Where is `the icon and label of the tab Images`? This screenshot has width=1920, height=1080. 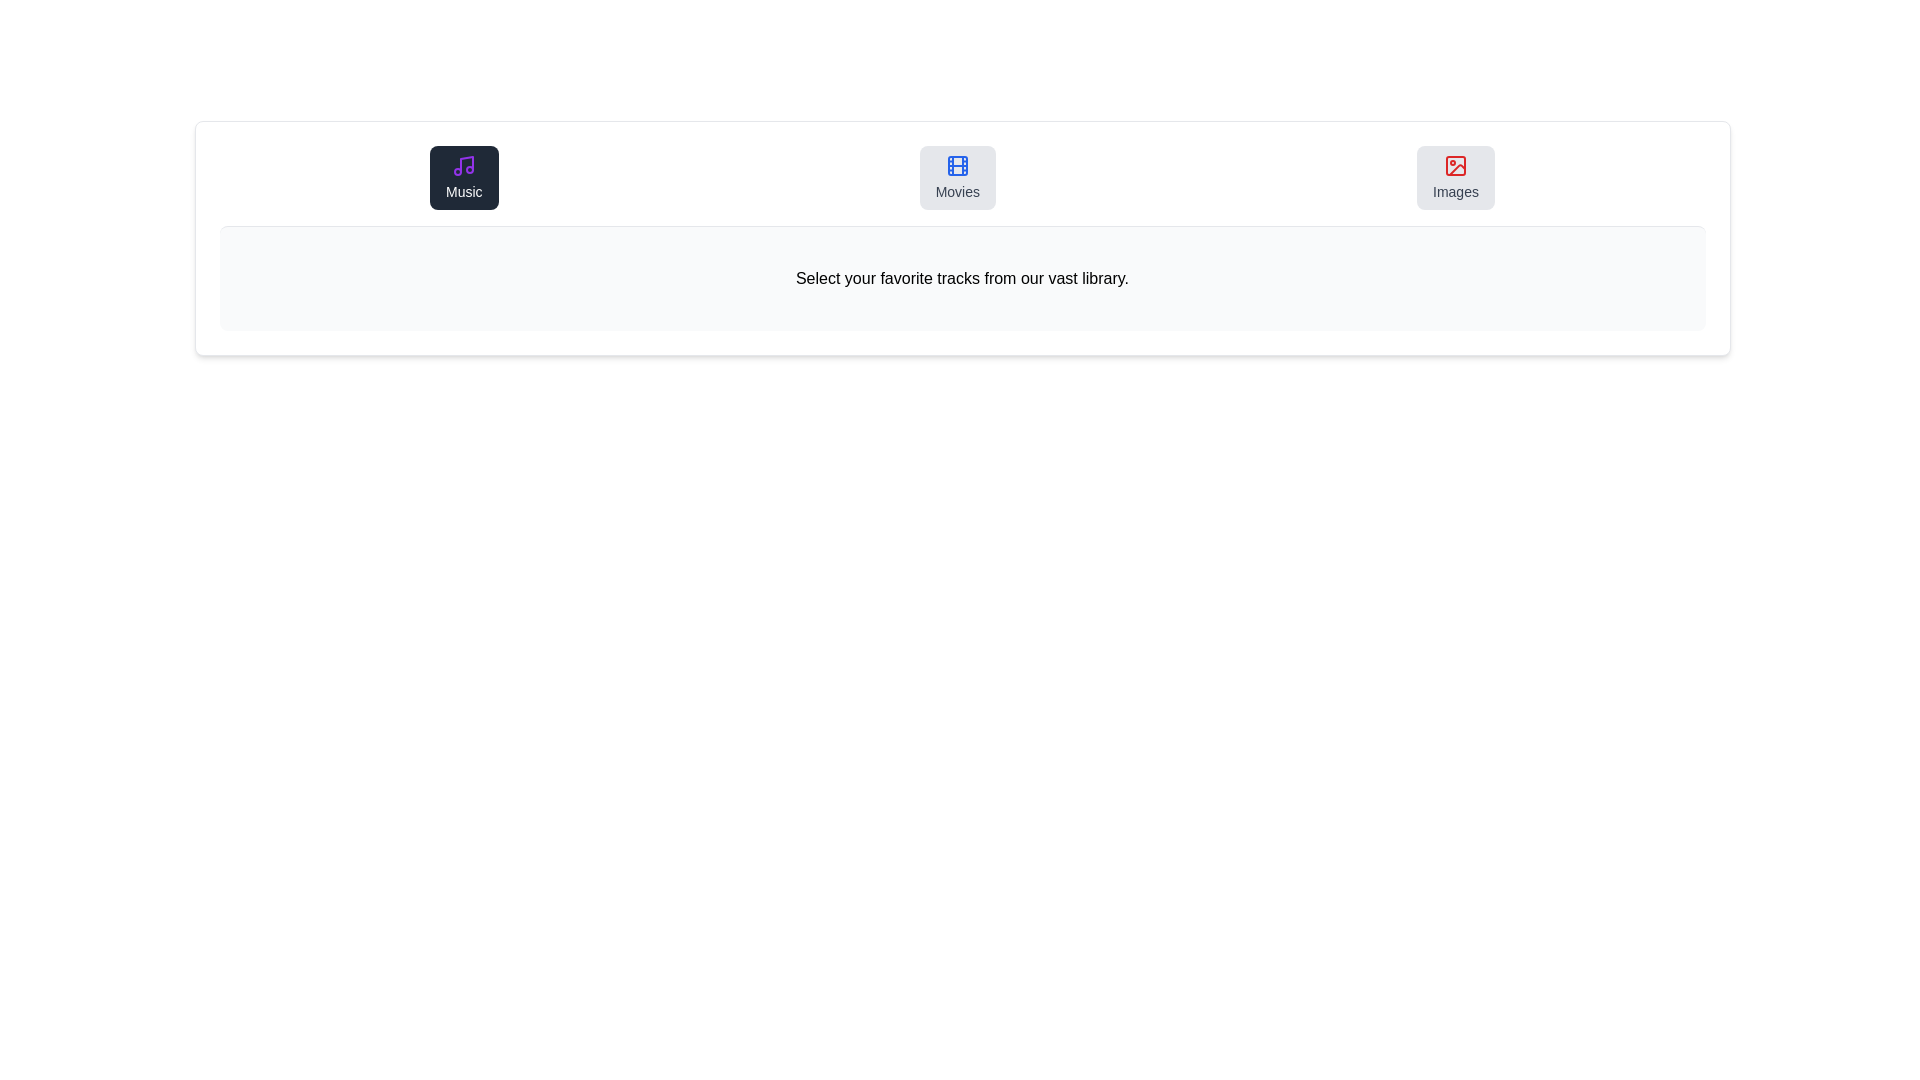
the icon and label of the tab Images is located at coordinates (1455, 176).